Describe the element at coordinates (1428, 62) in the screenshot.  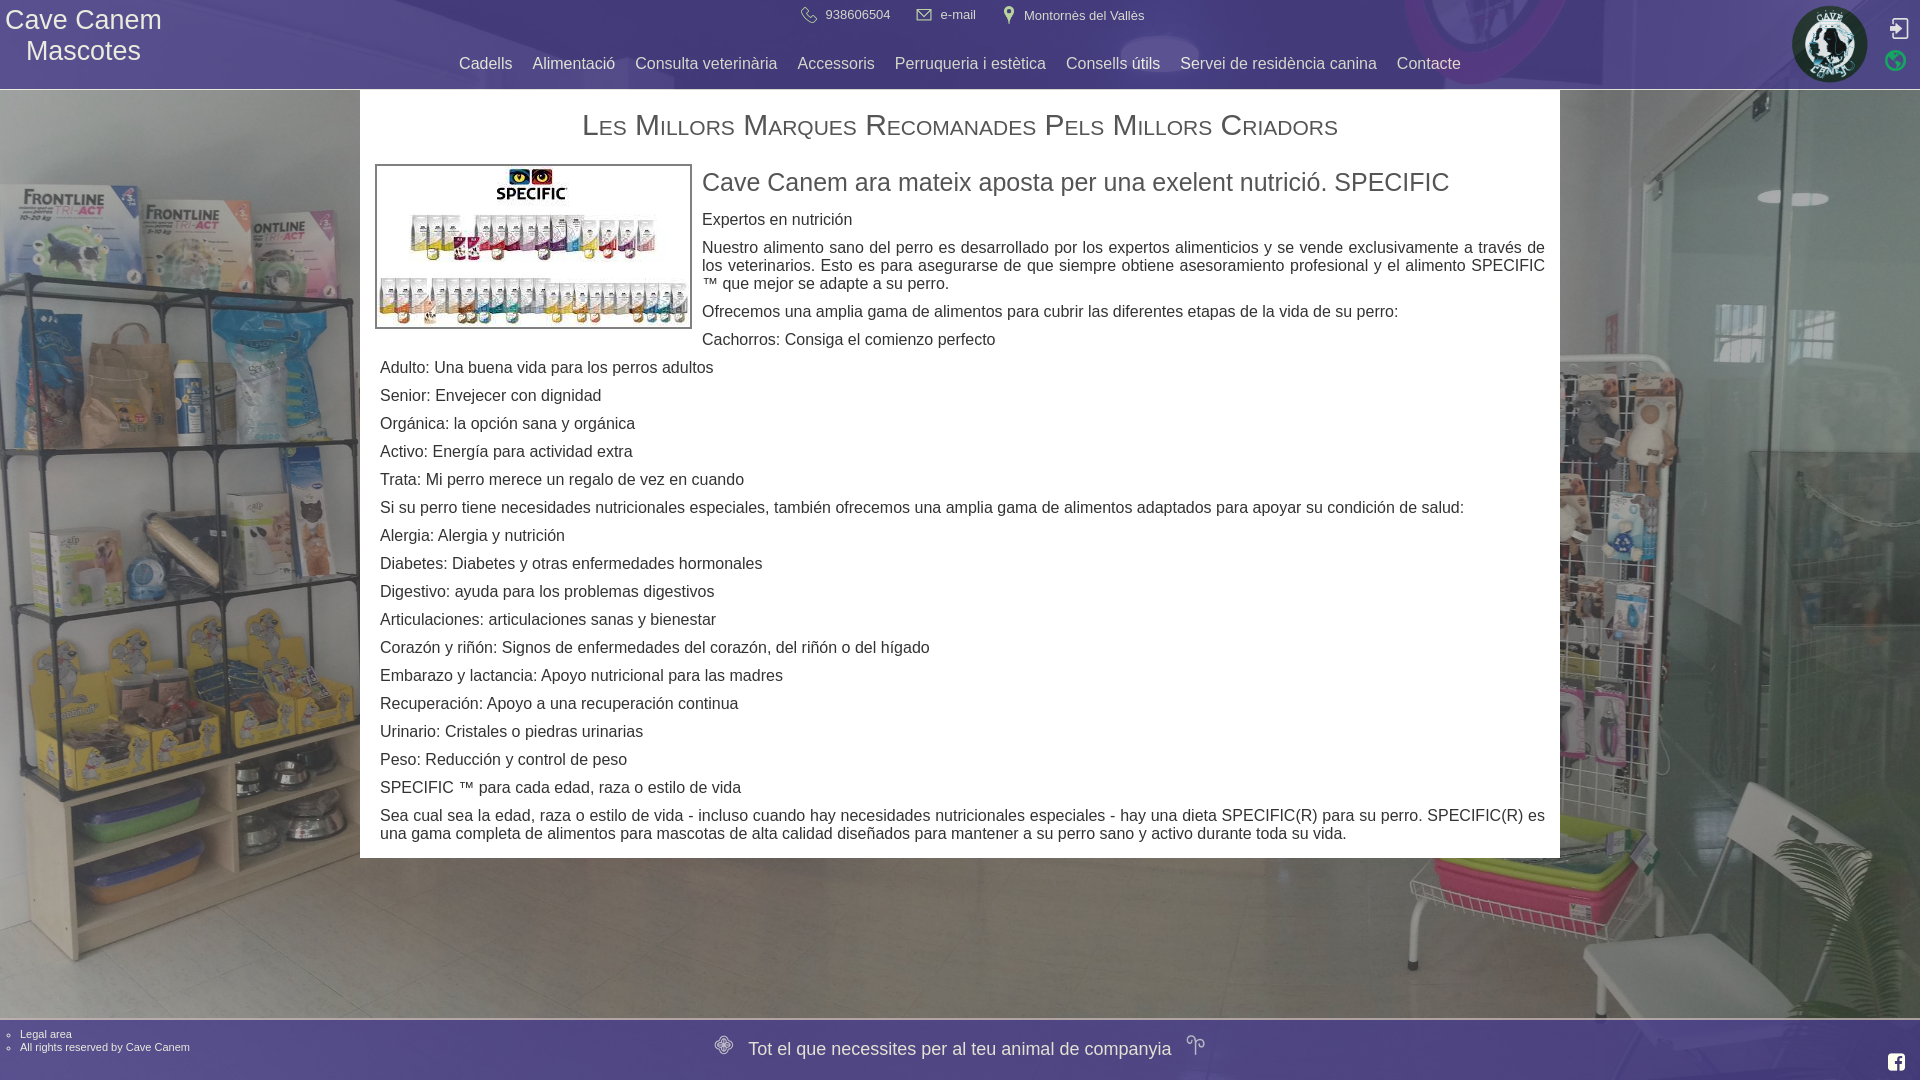
I see `'Contacte'` at that location.